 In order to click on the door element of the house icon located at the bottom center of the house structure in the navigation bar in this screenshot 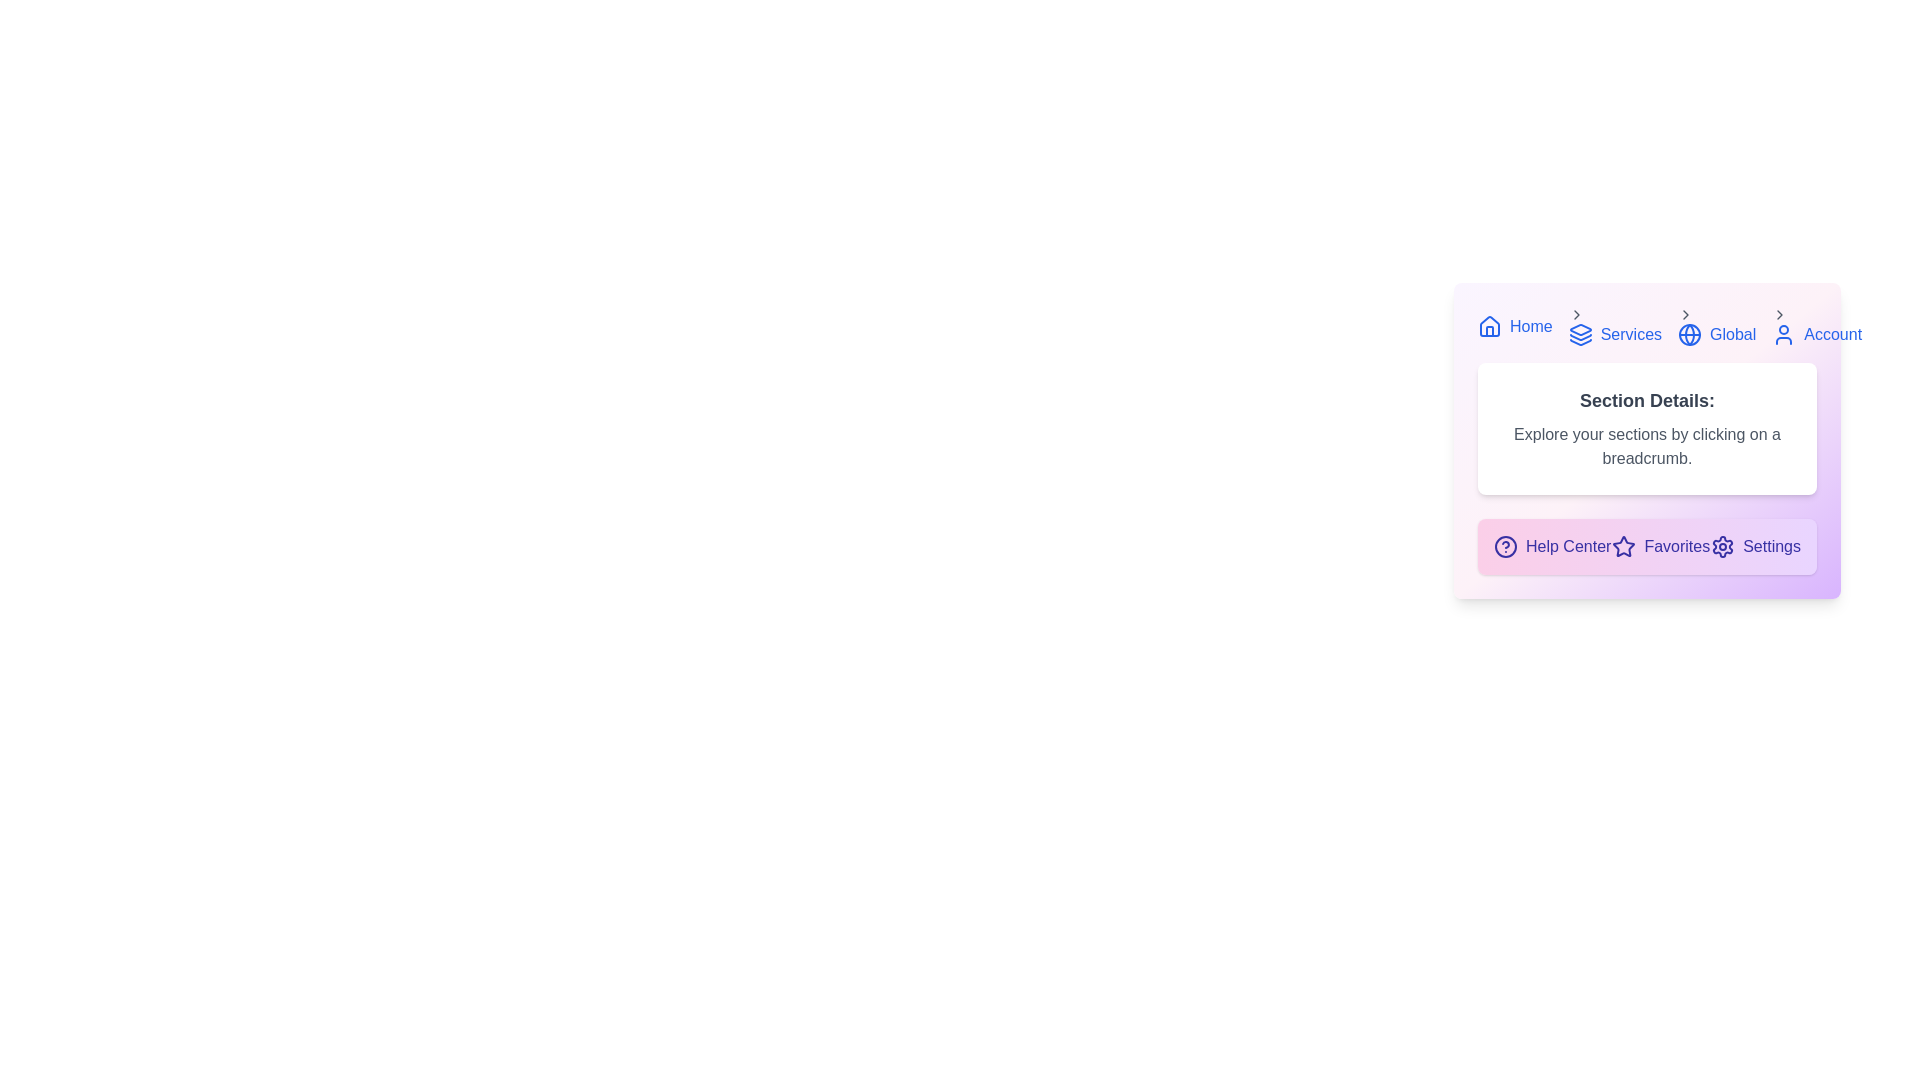, I will do `click(1489, 330)`.